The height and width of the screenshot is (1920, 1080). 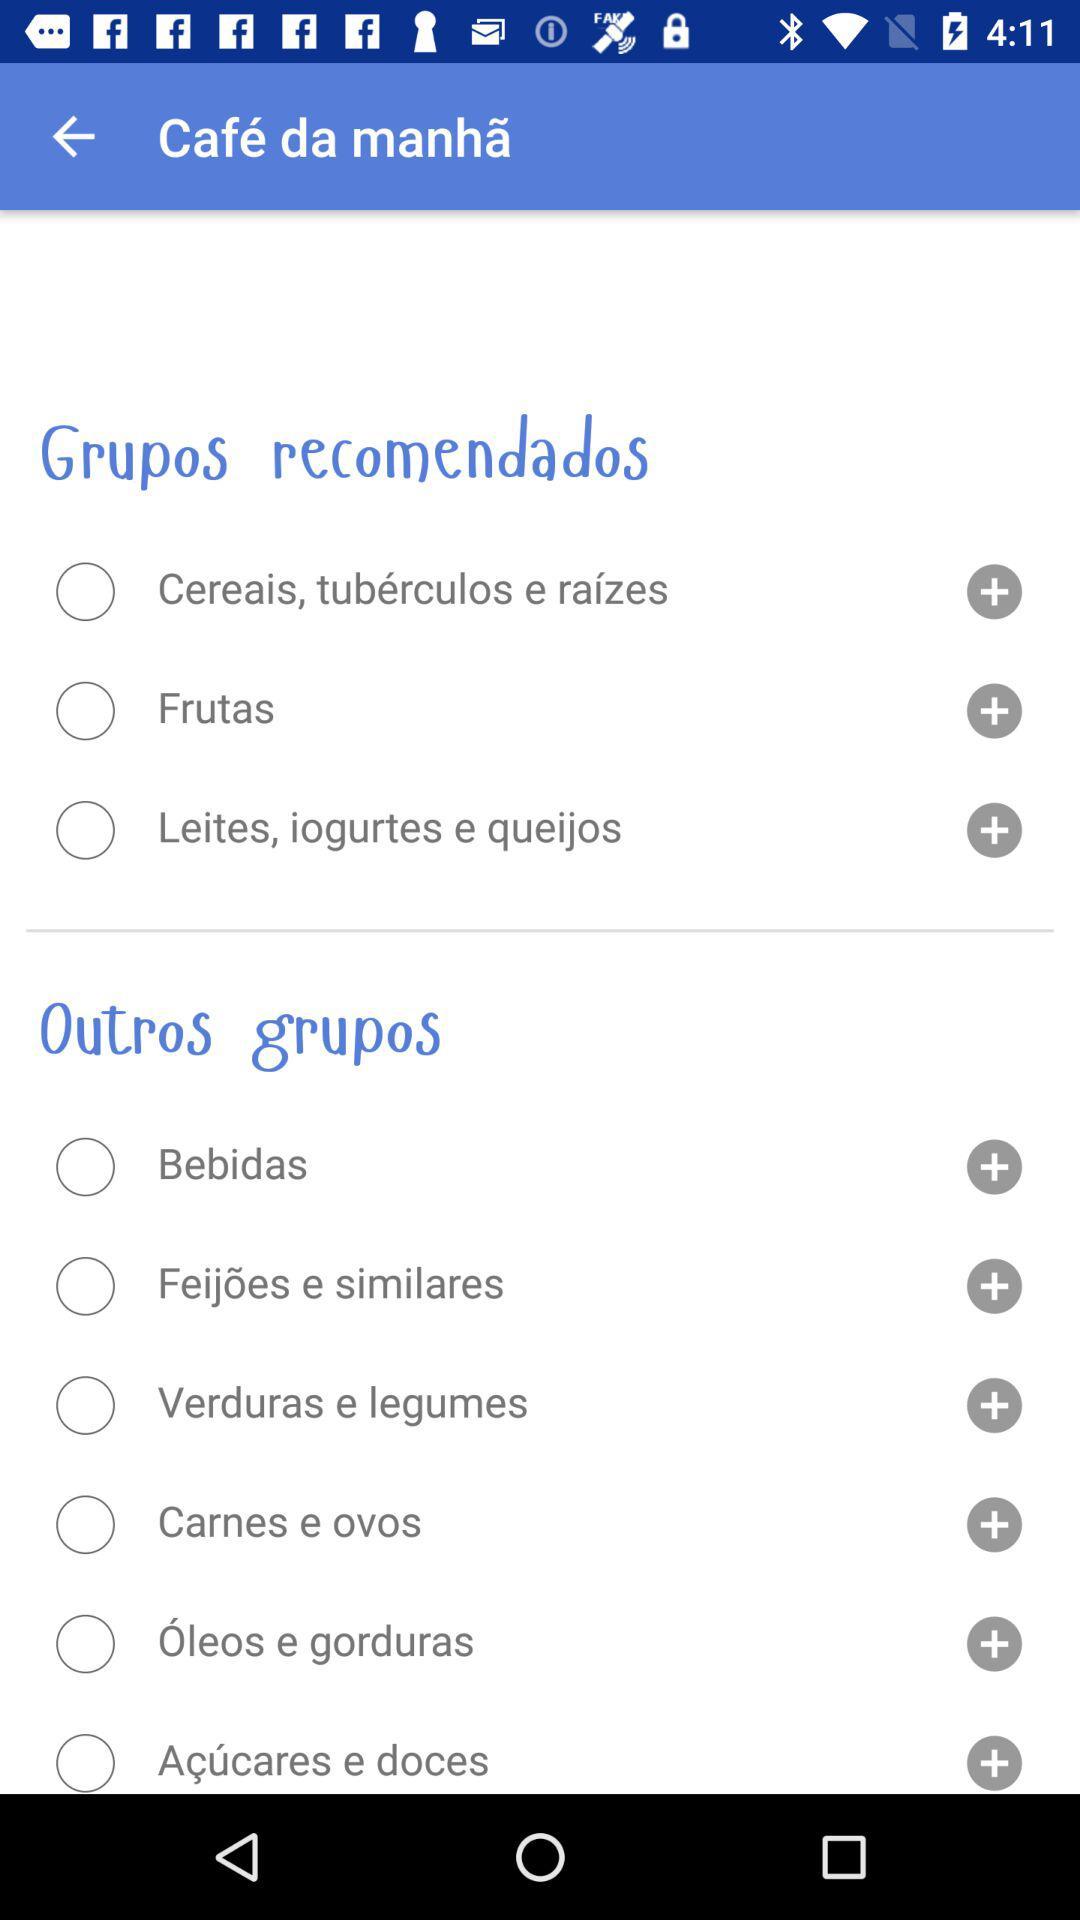 I want to click on item, so click(x=84, y=1523).